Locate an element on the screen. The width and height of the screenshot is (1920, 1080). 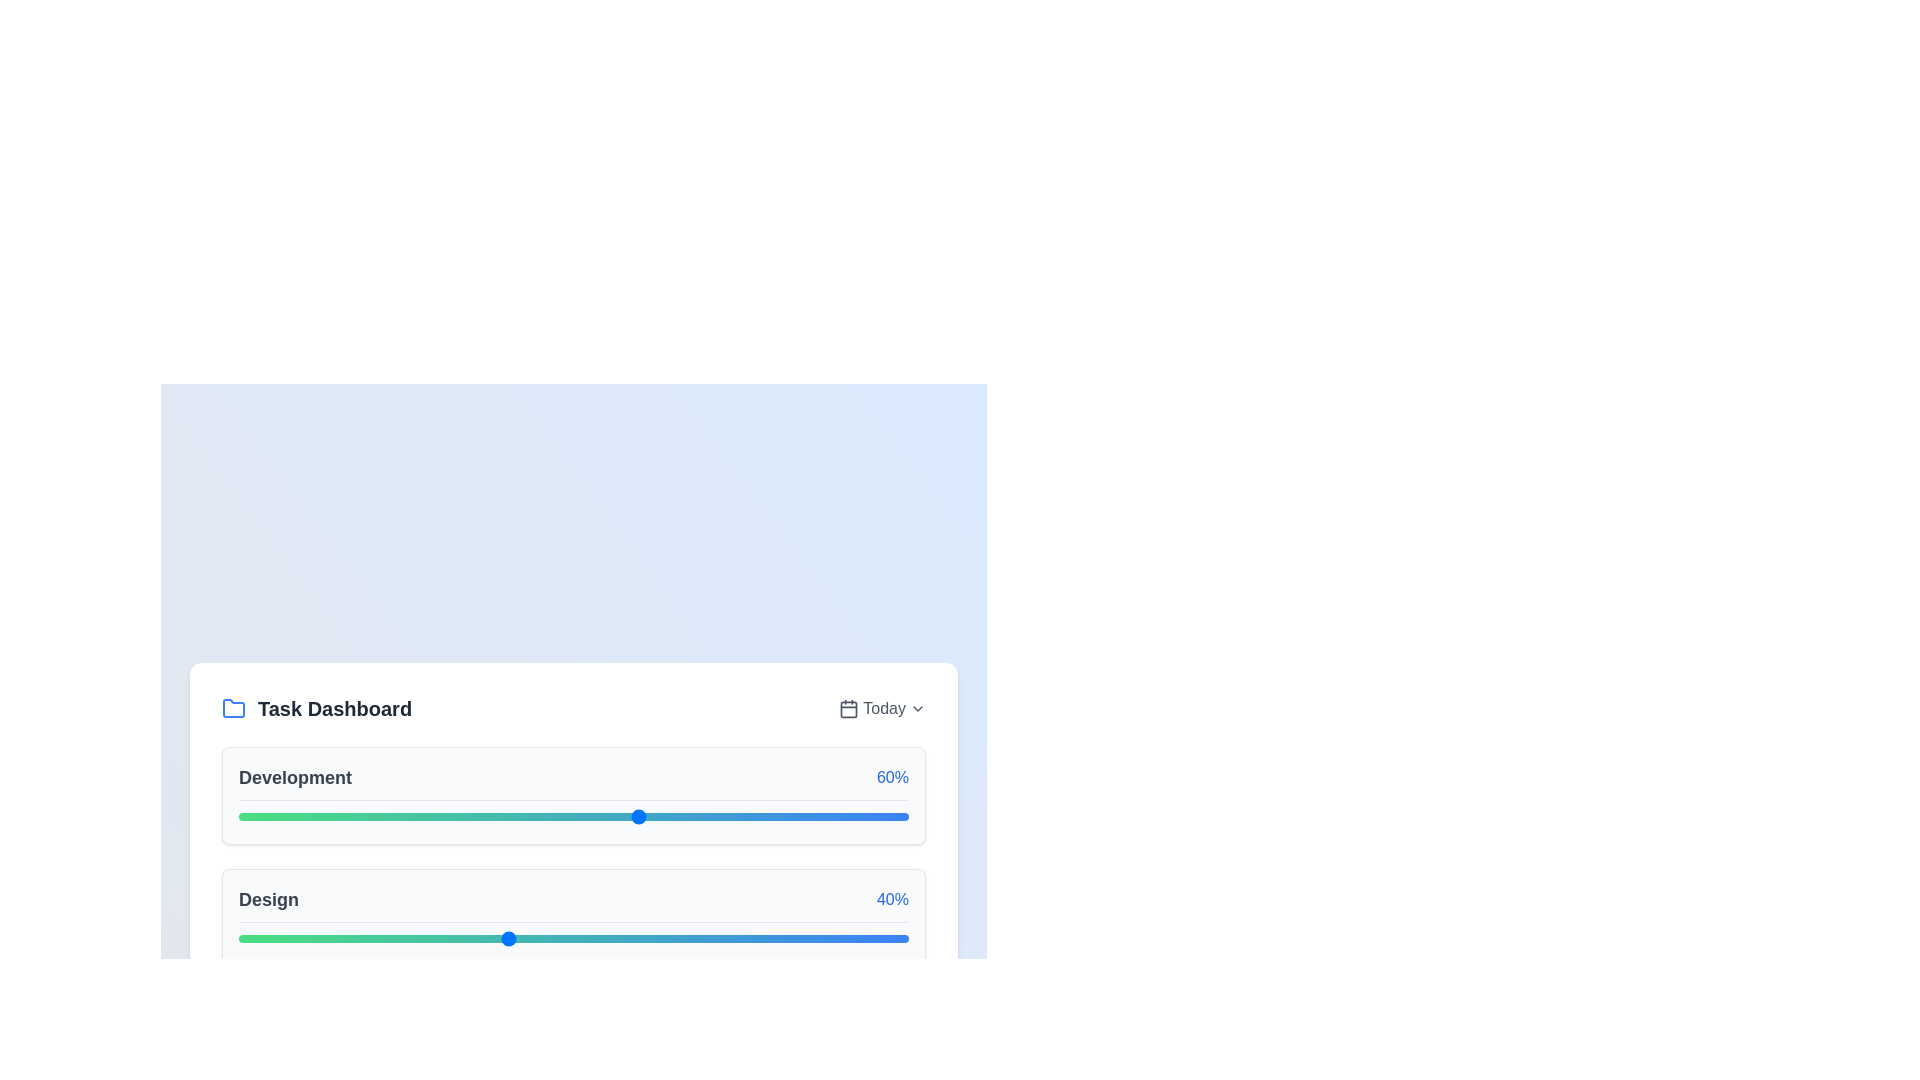
the development progress is located at coordinates (821, 817).